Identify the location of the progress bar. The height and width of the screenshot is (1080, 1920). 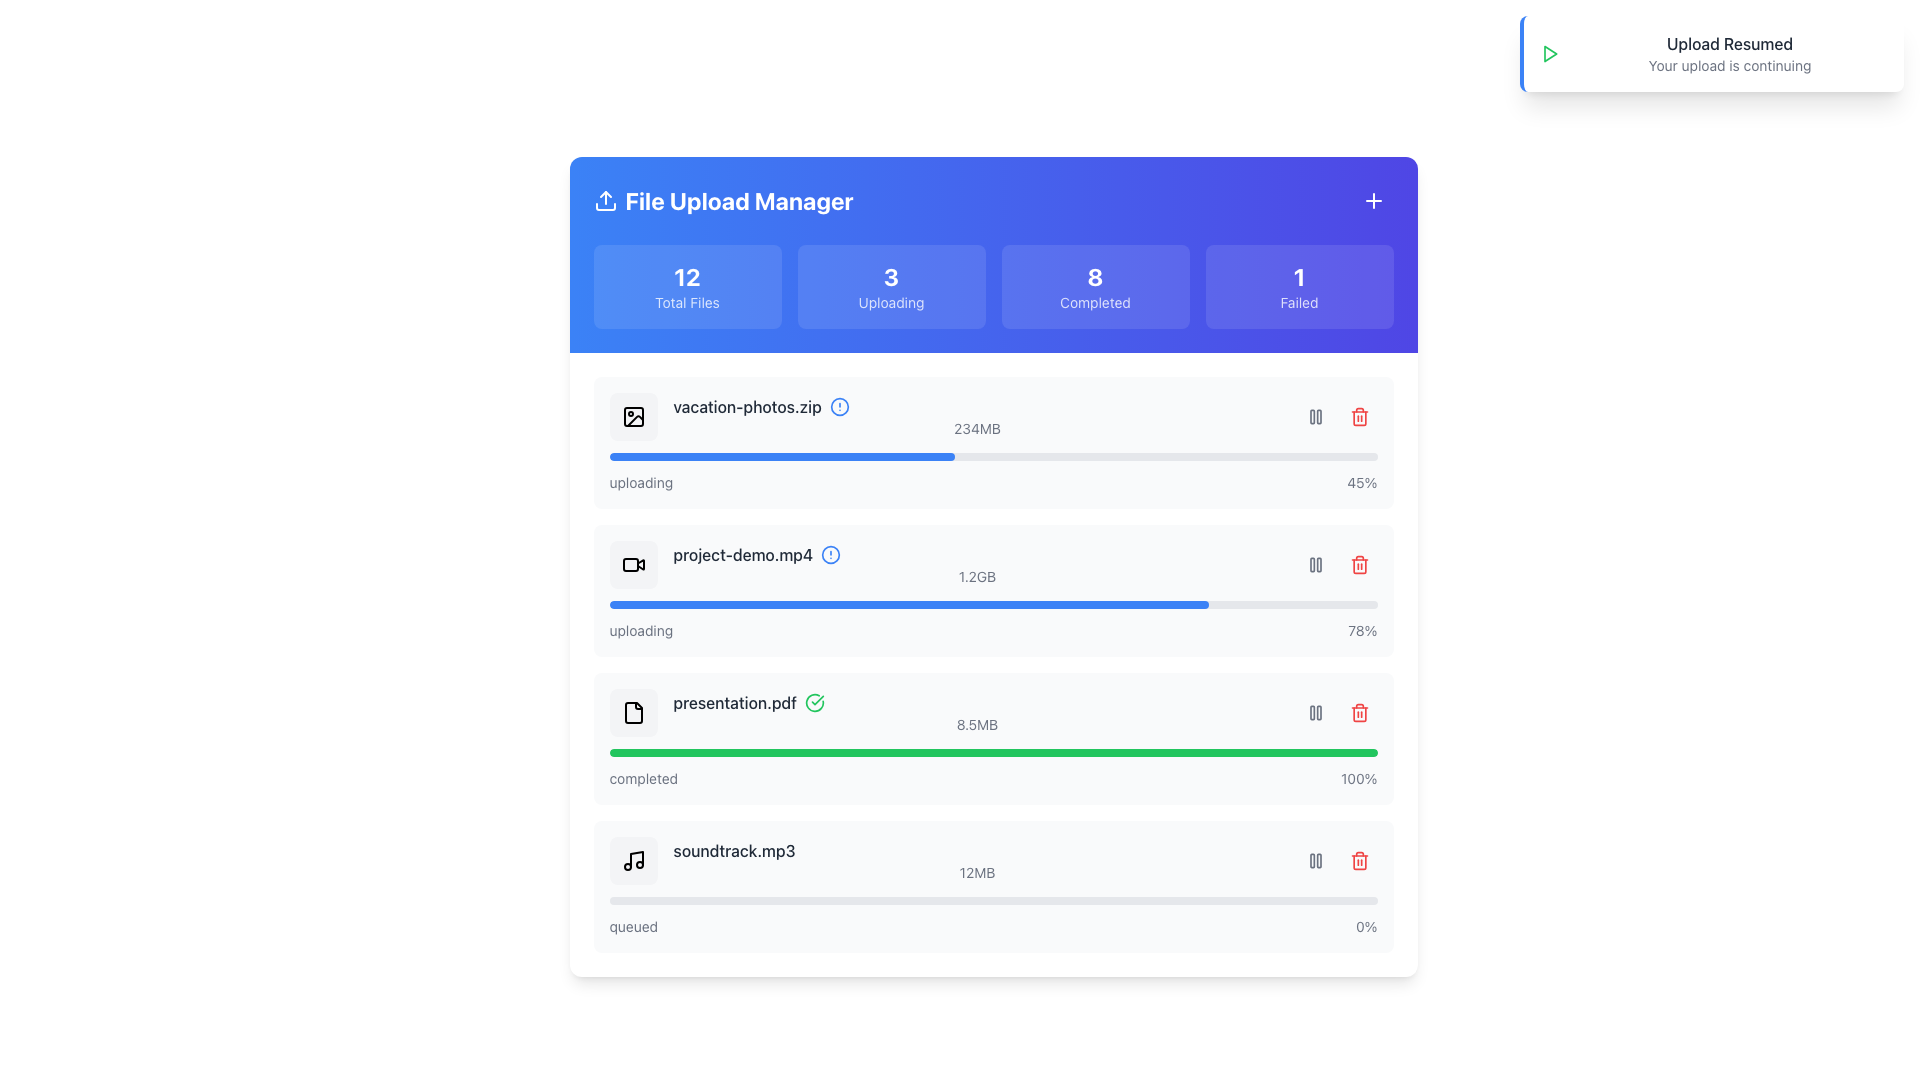
(806, 456).